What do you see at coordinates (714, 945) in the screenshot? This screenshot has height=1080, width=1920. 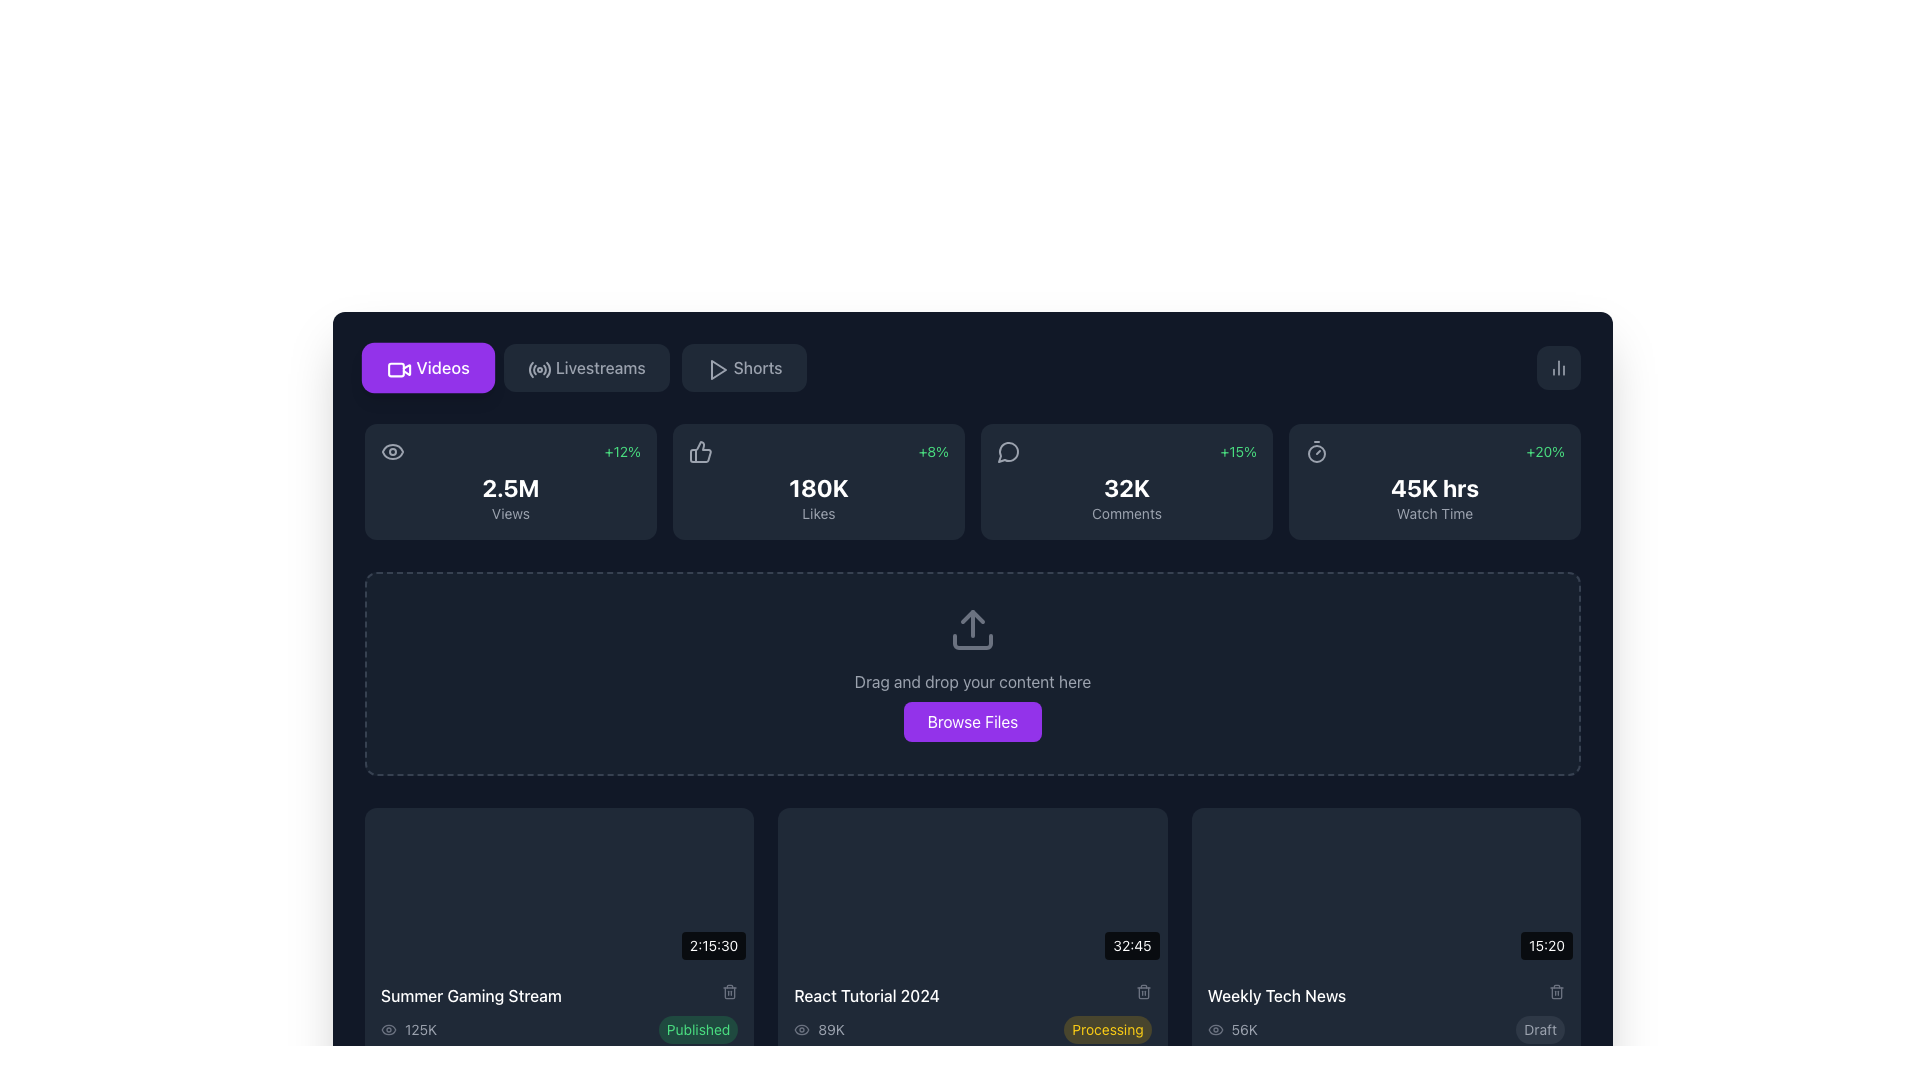 I see `the time label displaying '2:15:30', which is styled with a black background and white text, located at the bottom-right corner of a card in the grid layout` at bounding box center [714, 945].